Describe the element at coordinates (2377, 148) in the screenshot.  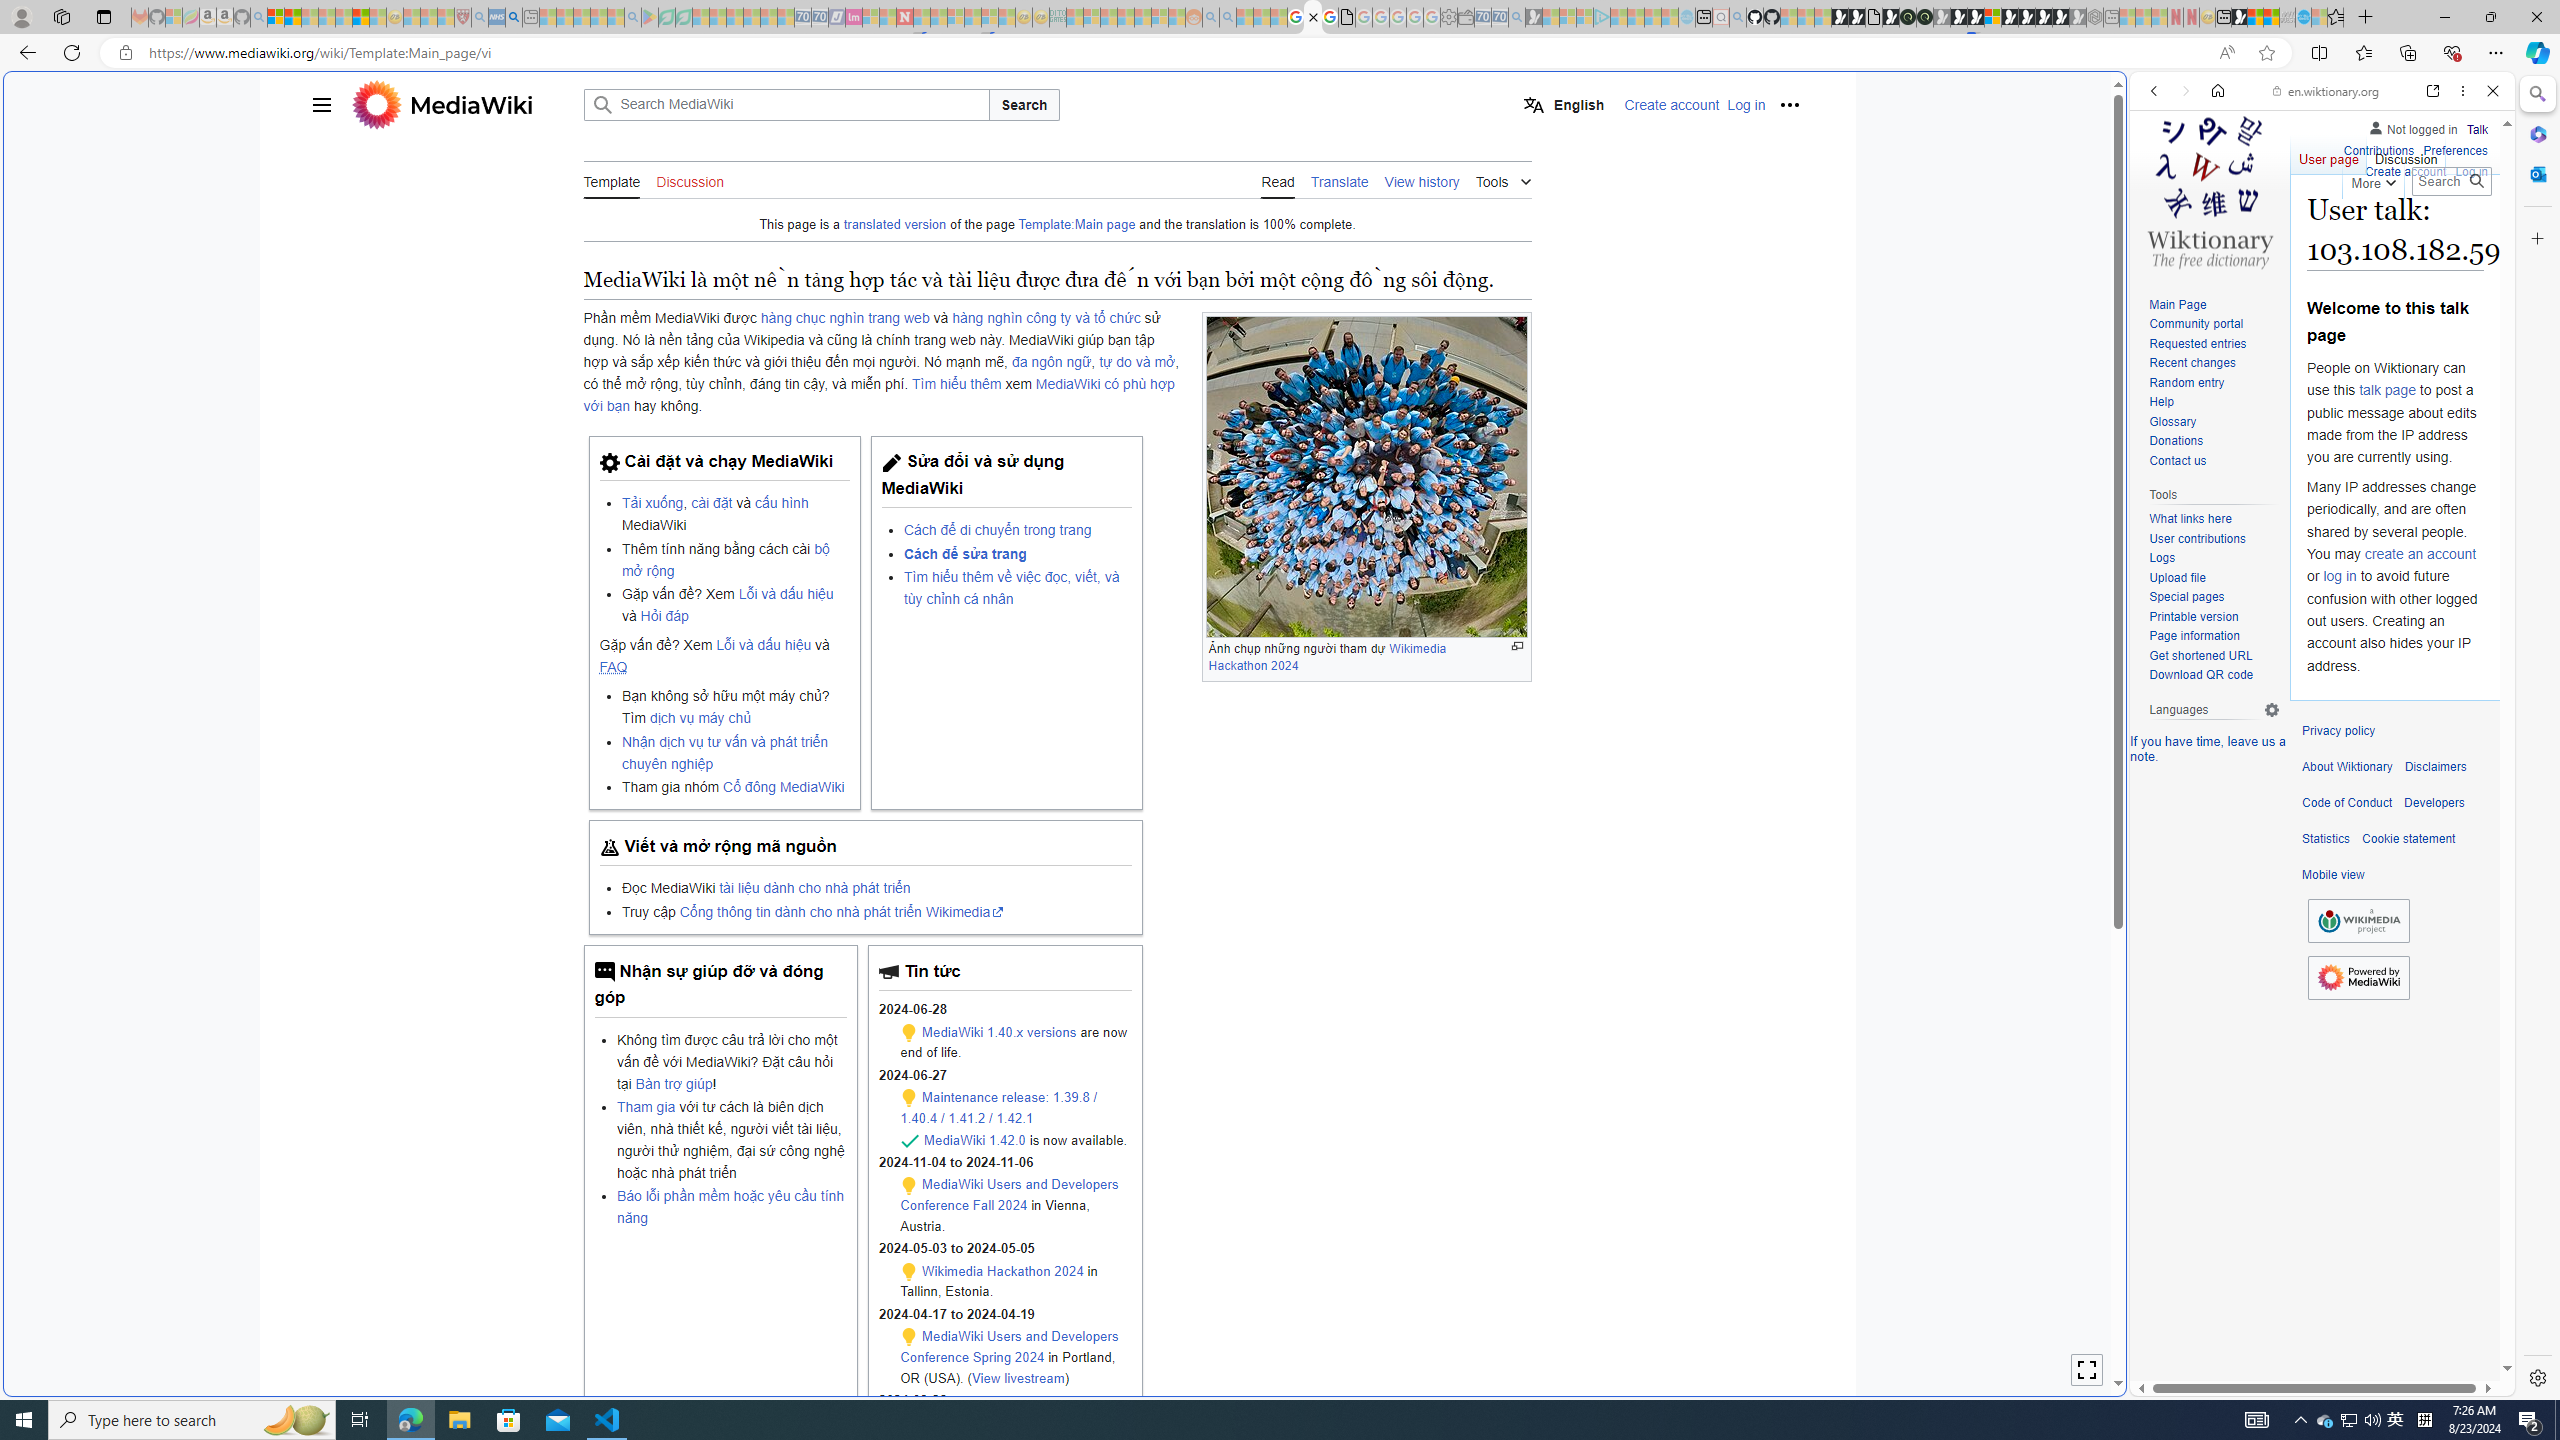
I see `'Contributions'` at that location.